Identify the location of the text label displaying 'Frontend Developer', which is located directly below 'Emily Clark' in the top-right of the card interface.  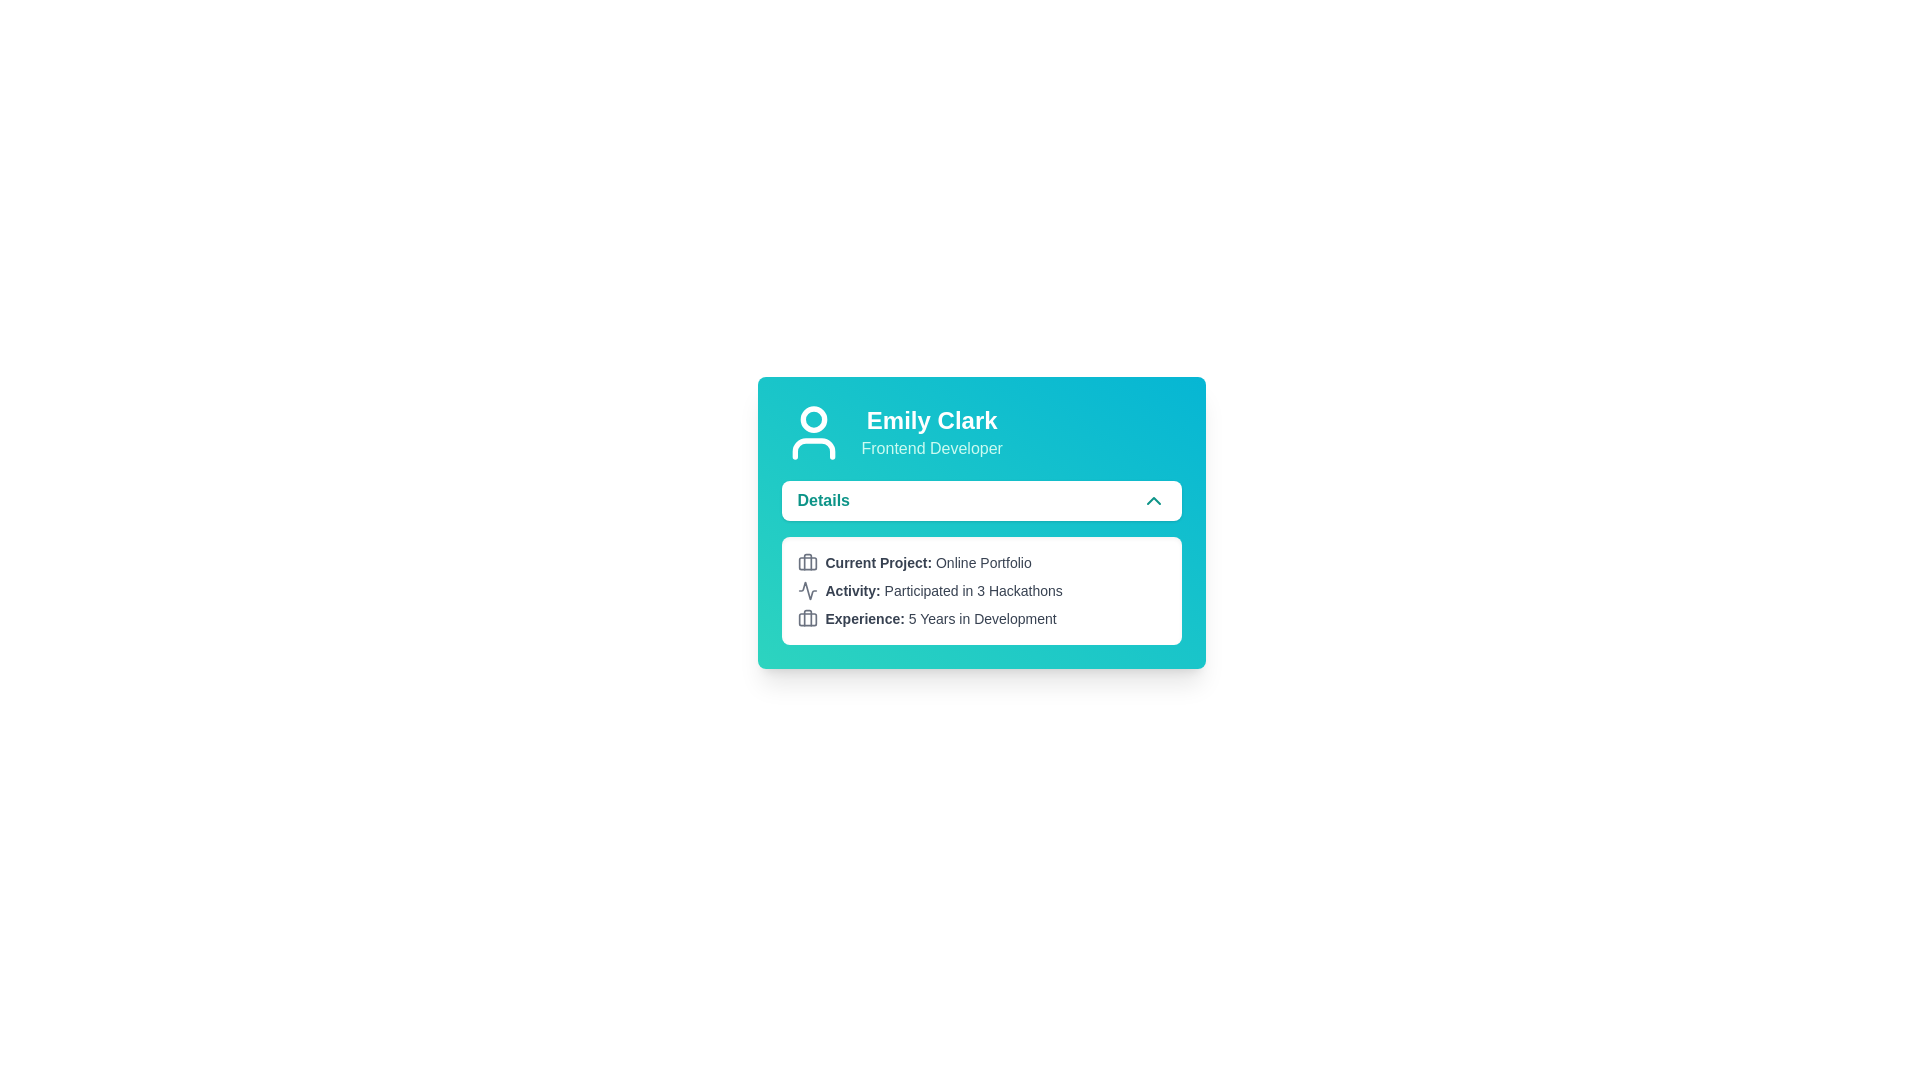
(931, 447).